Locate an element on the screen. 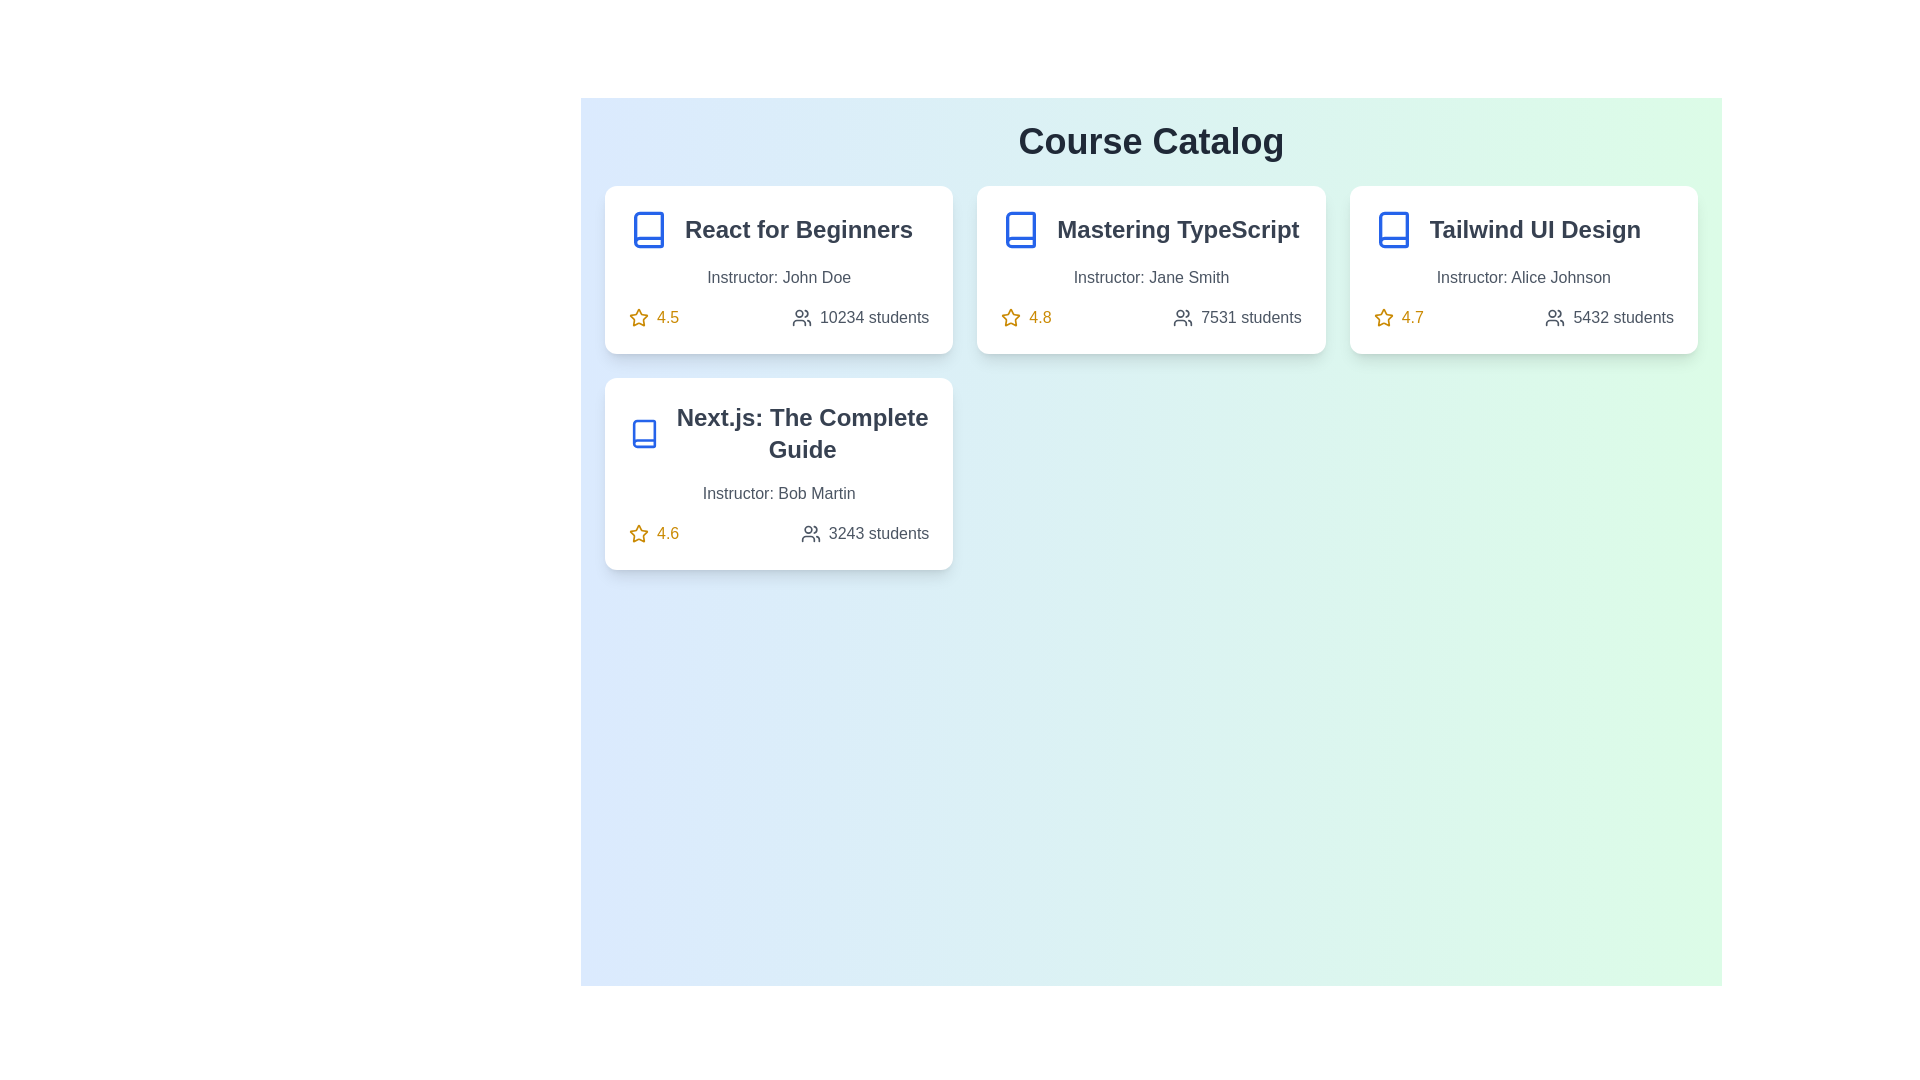 The image size is (1920, 1080). text element displaying 'Instructor: Alice Johnson', which is styled in a subtle gray color and located under the course title 'Tailwind UI Design' is located at coordinates (1522, 277).